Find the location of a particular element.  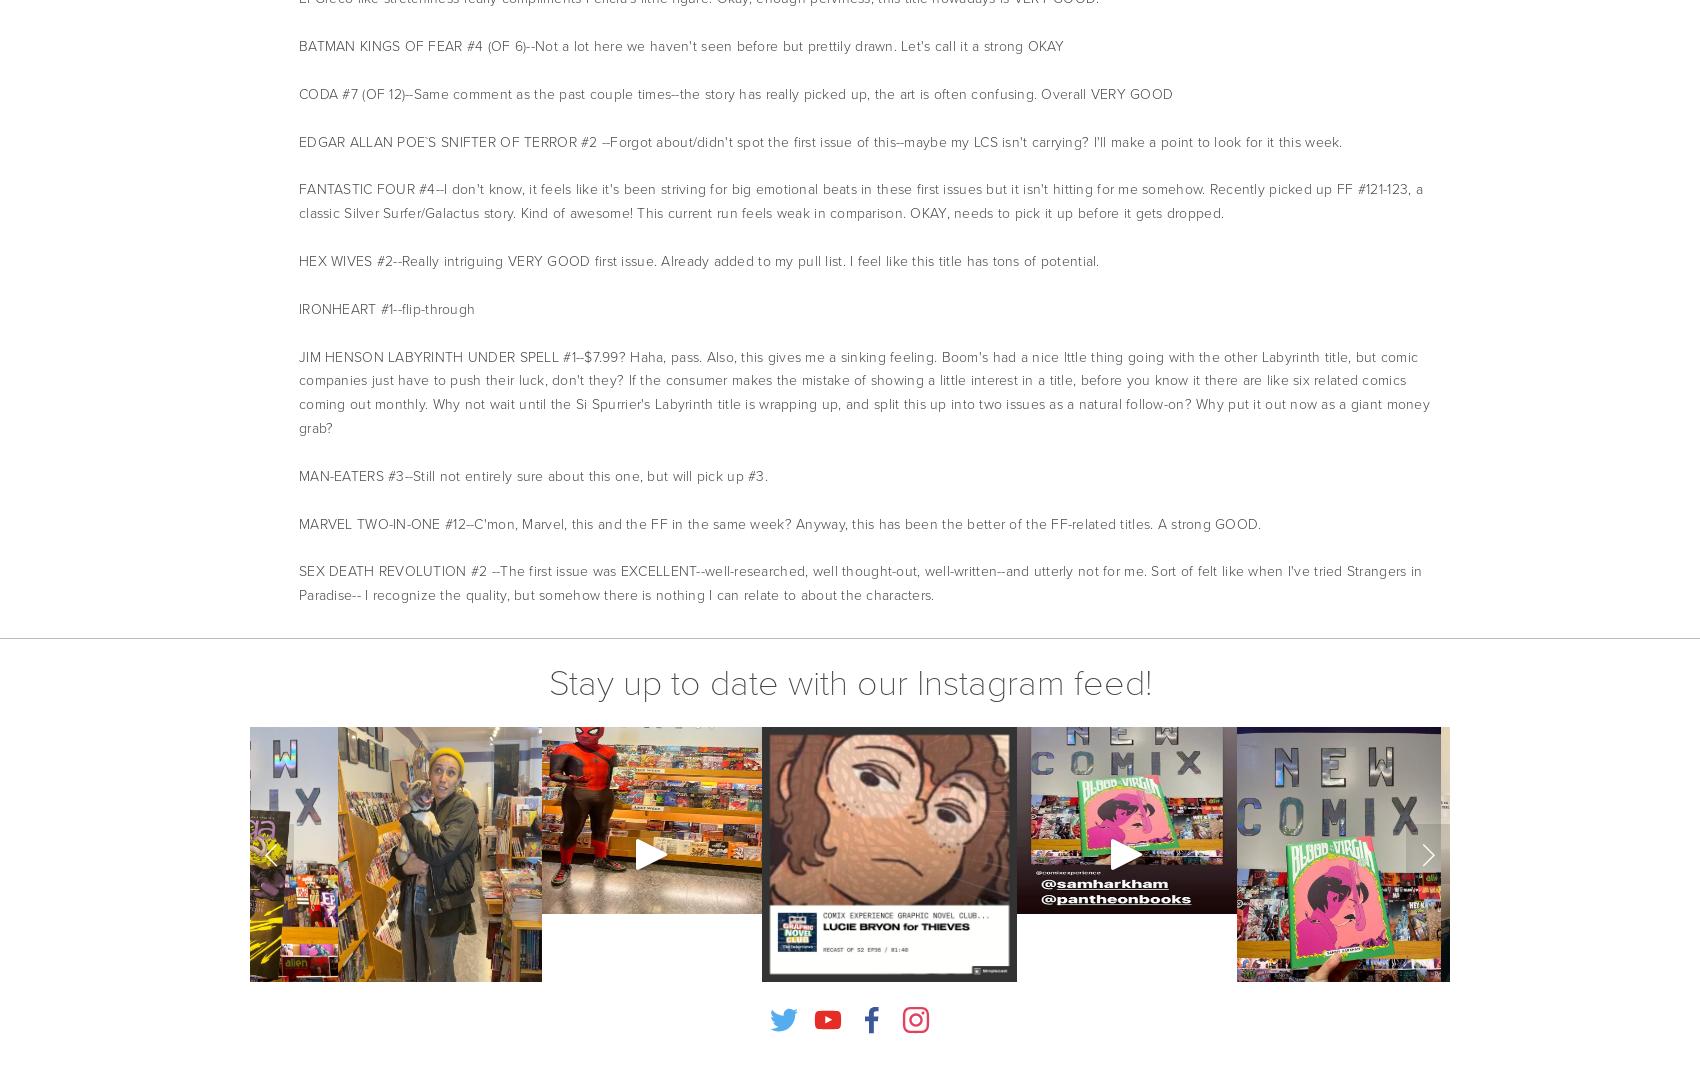

'FANTASTIC FOUR #4--I don't know, it feels like it's been striving for big emotional beats in these first issues but it isn't hitting for me somehow. Recently picked up FF #121-123, a classic Silver Surfer/Galactus story. Kind of awesome! This current run feels weak in comparison. OKAY, needs to pick it up before it gets dropped.' is located at coordinates (860, 201).